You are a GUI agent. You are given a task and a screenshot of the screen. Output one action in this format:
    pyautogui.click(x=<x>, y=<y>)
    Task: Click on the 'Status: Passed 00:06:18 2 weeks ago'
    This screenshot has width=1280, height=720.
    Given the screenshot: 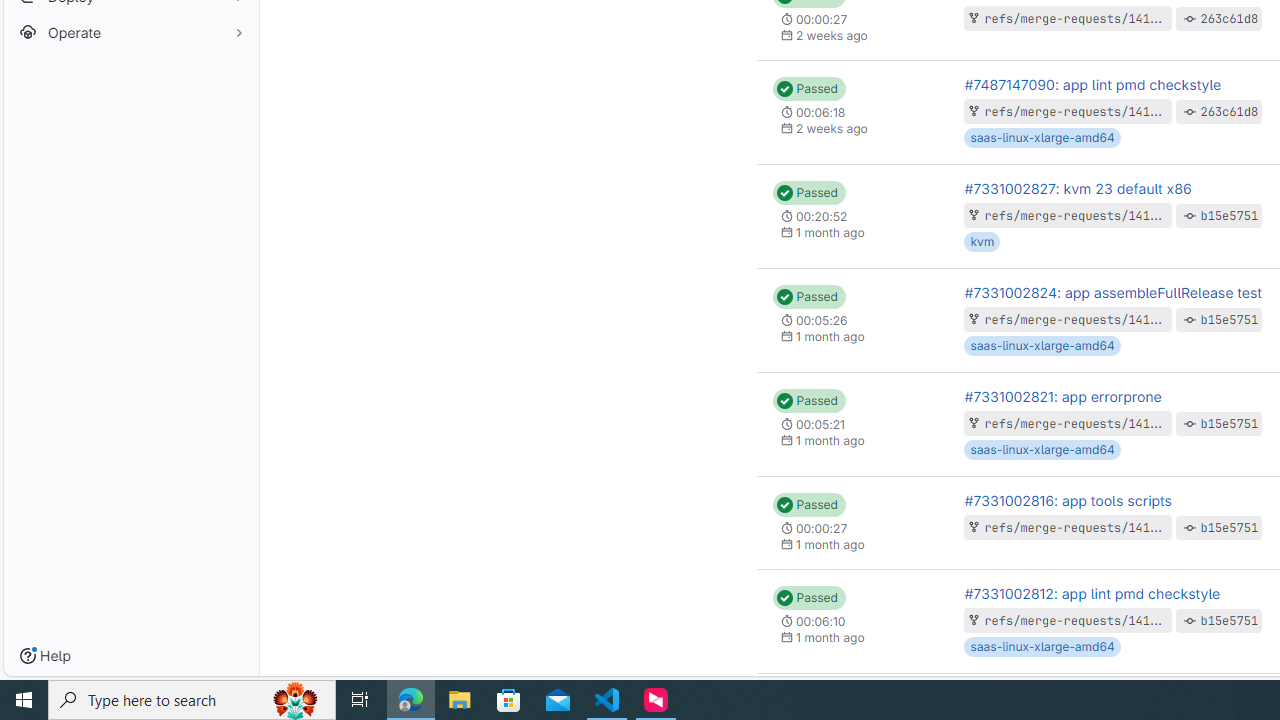 What is the action you would take?
    pyautogui.click(x=852, y=112)
    